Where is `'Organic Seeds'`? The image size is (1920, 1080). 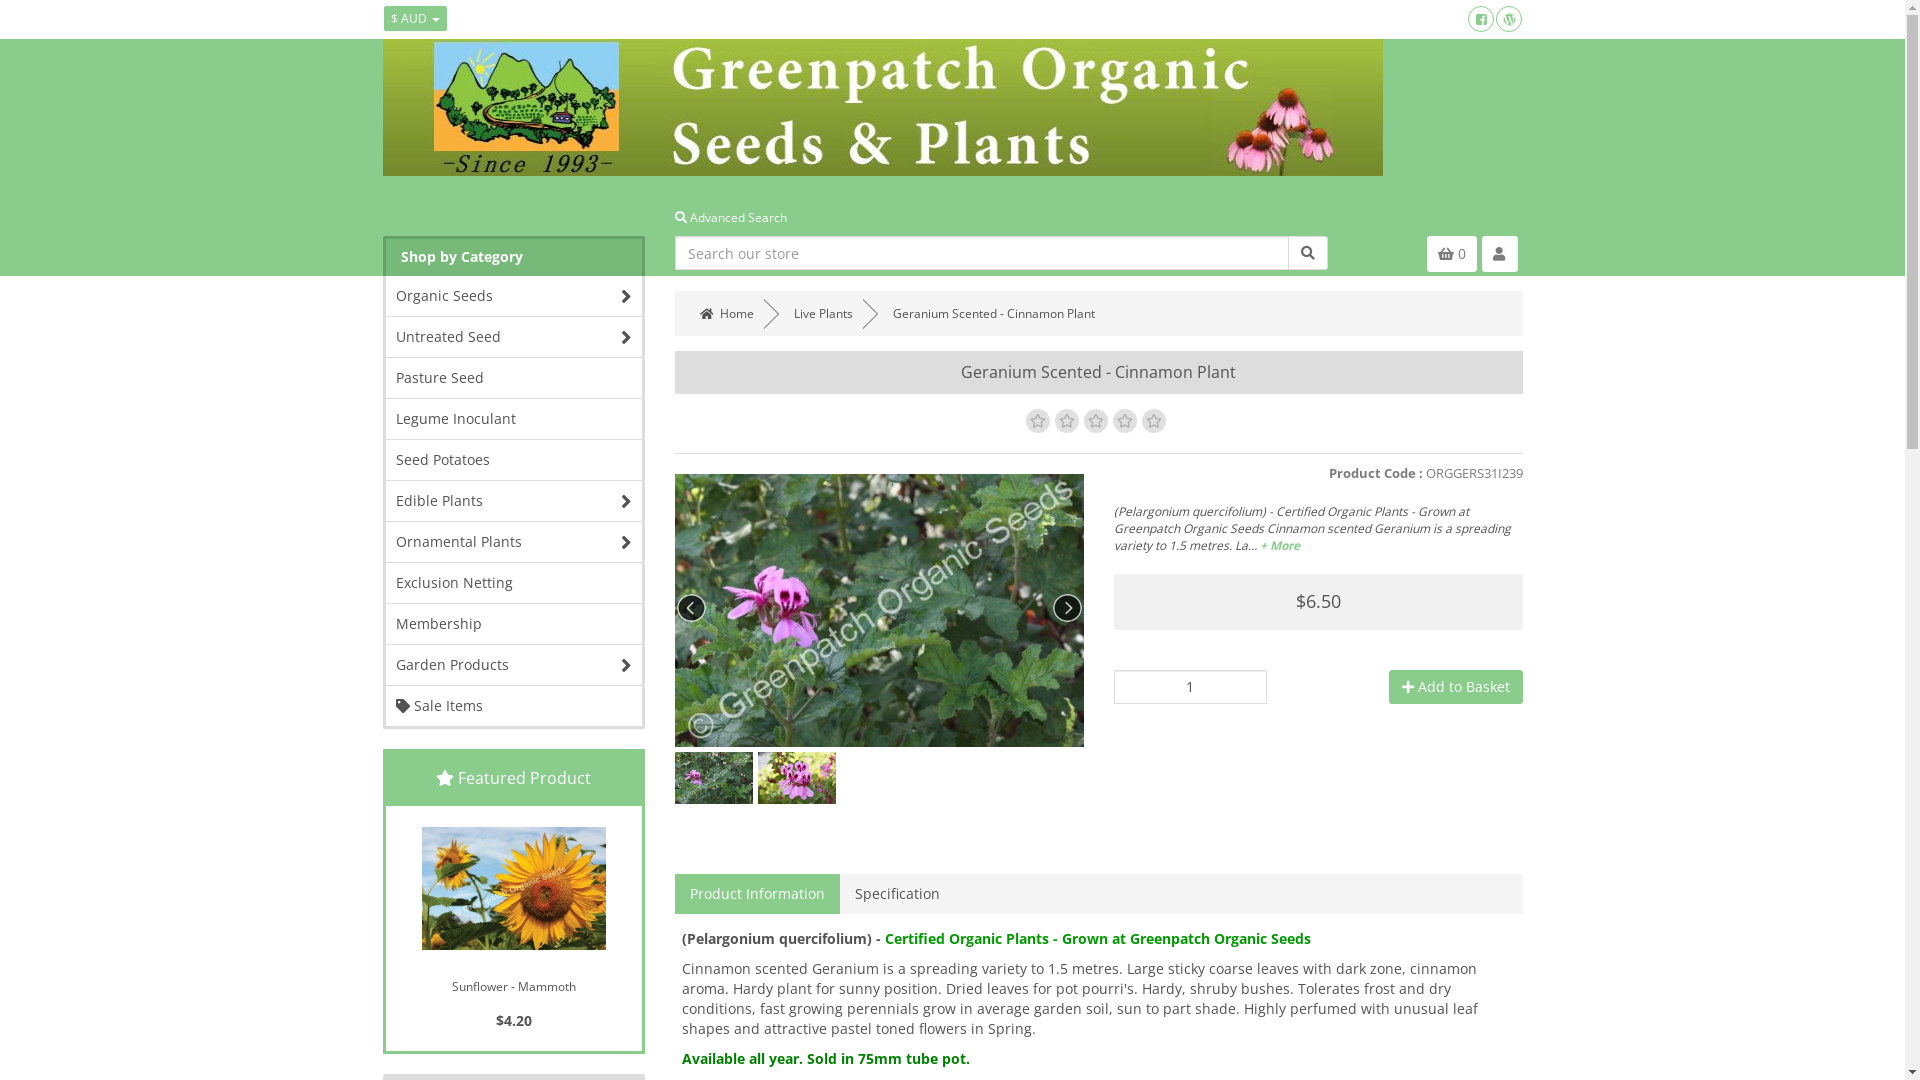 'Organic Seeds' is located at coordinates (514, 296).